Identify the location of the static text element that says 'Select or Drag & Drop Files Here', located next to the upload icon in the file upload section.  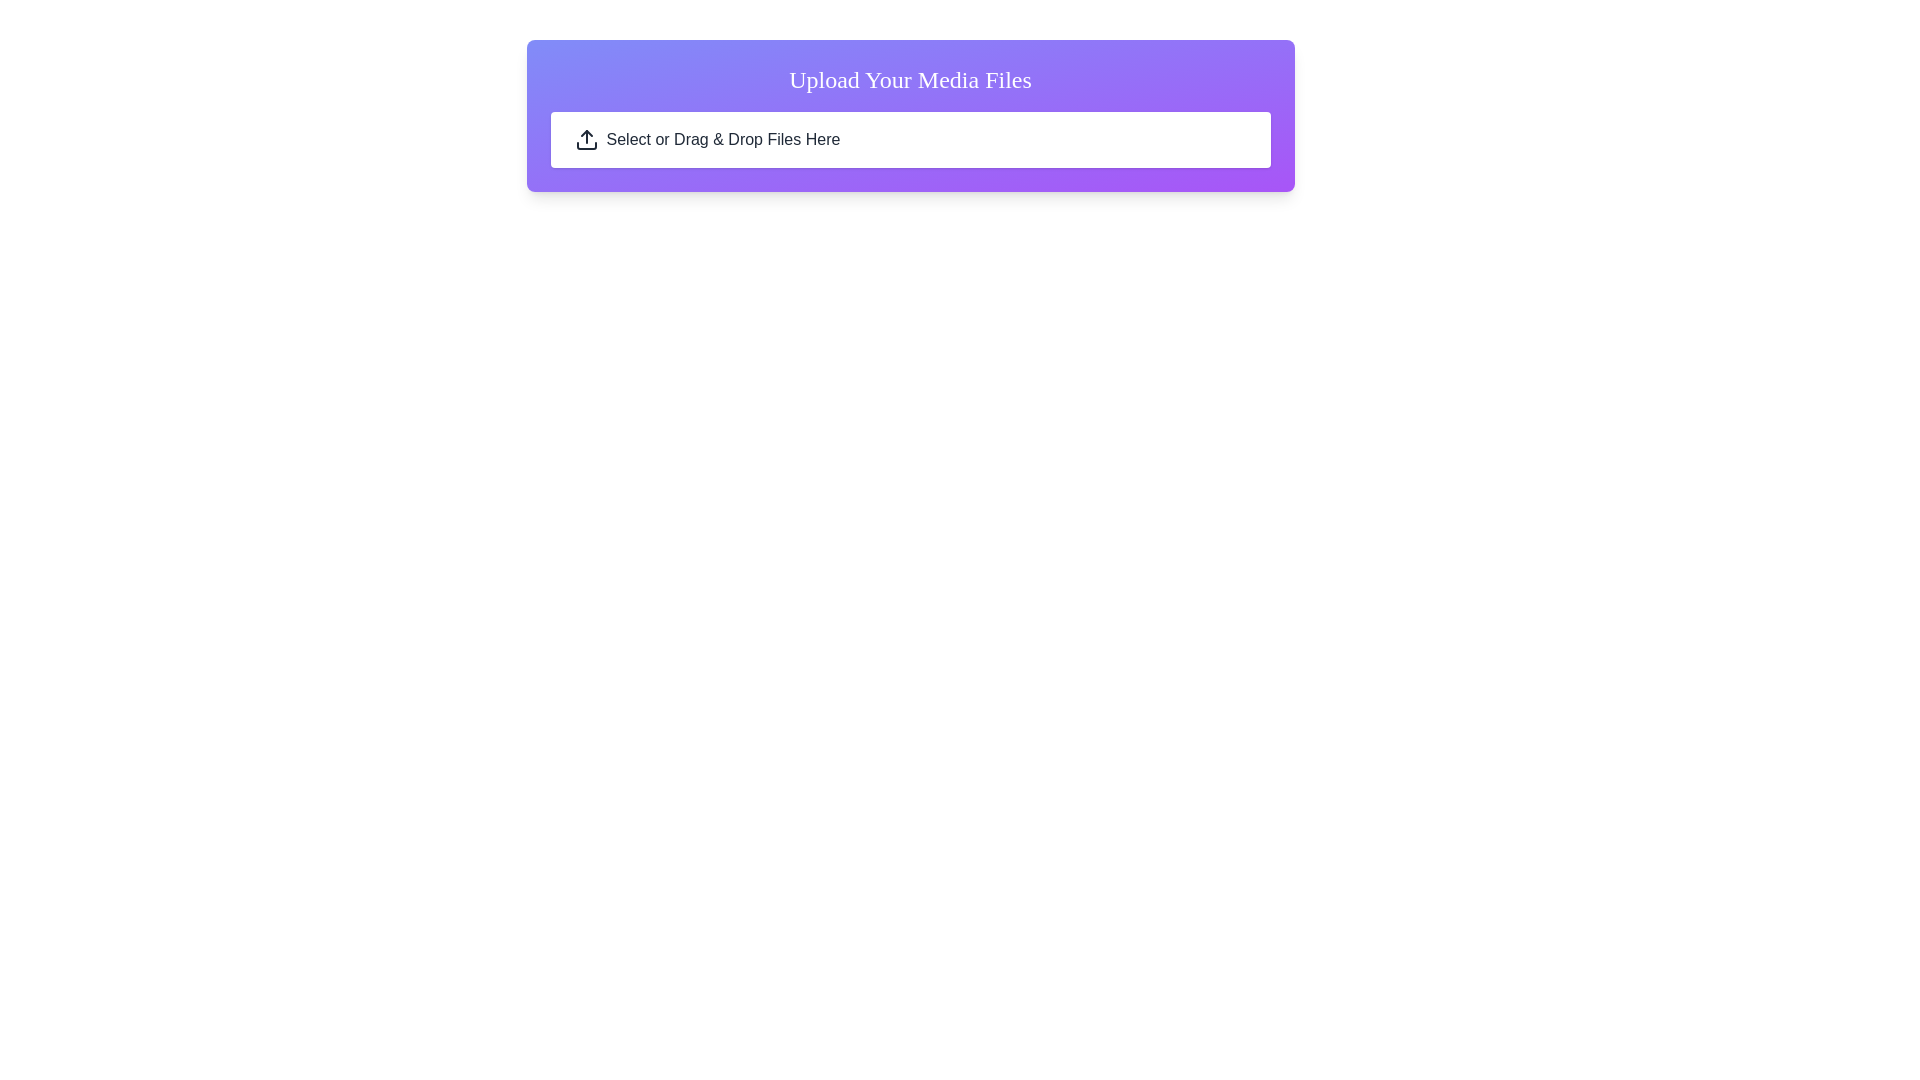
(722, 138).